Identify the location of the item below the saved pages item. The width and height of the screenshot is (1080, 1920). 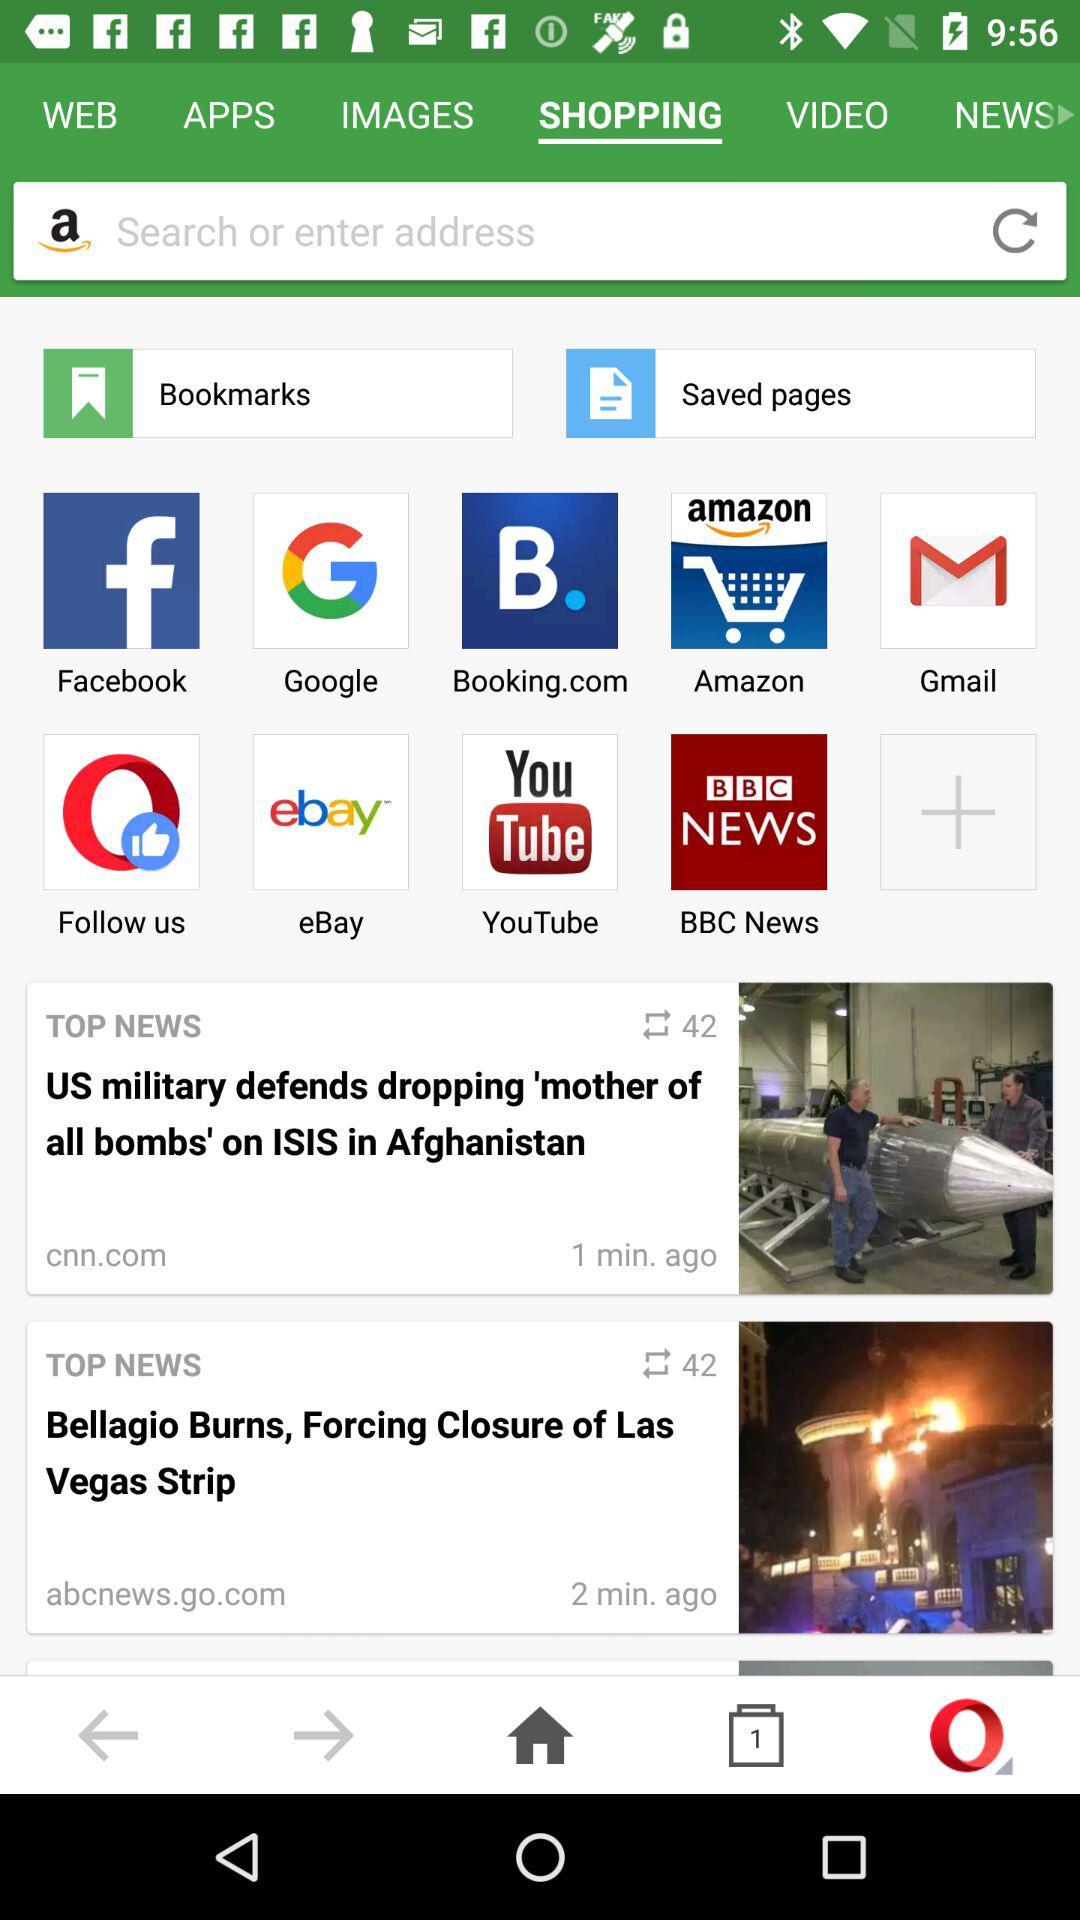
(957, 586).